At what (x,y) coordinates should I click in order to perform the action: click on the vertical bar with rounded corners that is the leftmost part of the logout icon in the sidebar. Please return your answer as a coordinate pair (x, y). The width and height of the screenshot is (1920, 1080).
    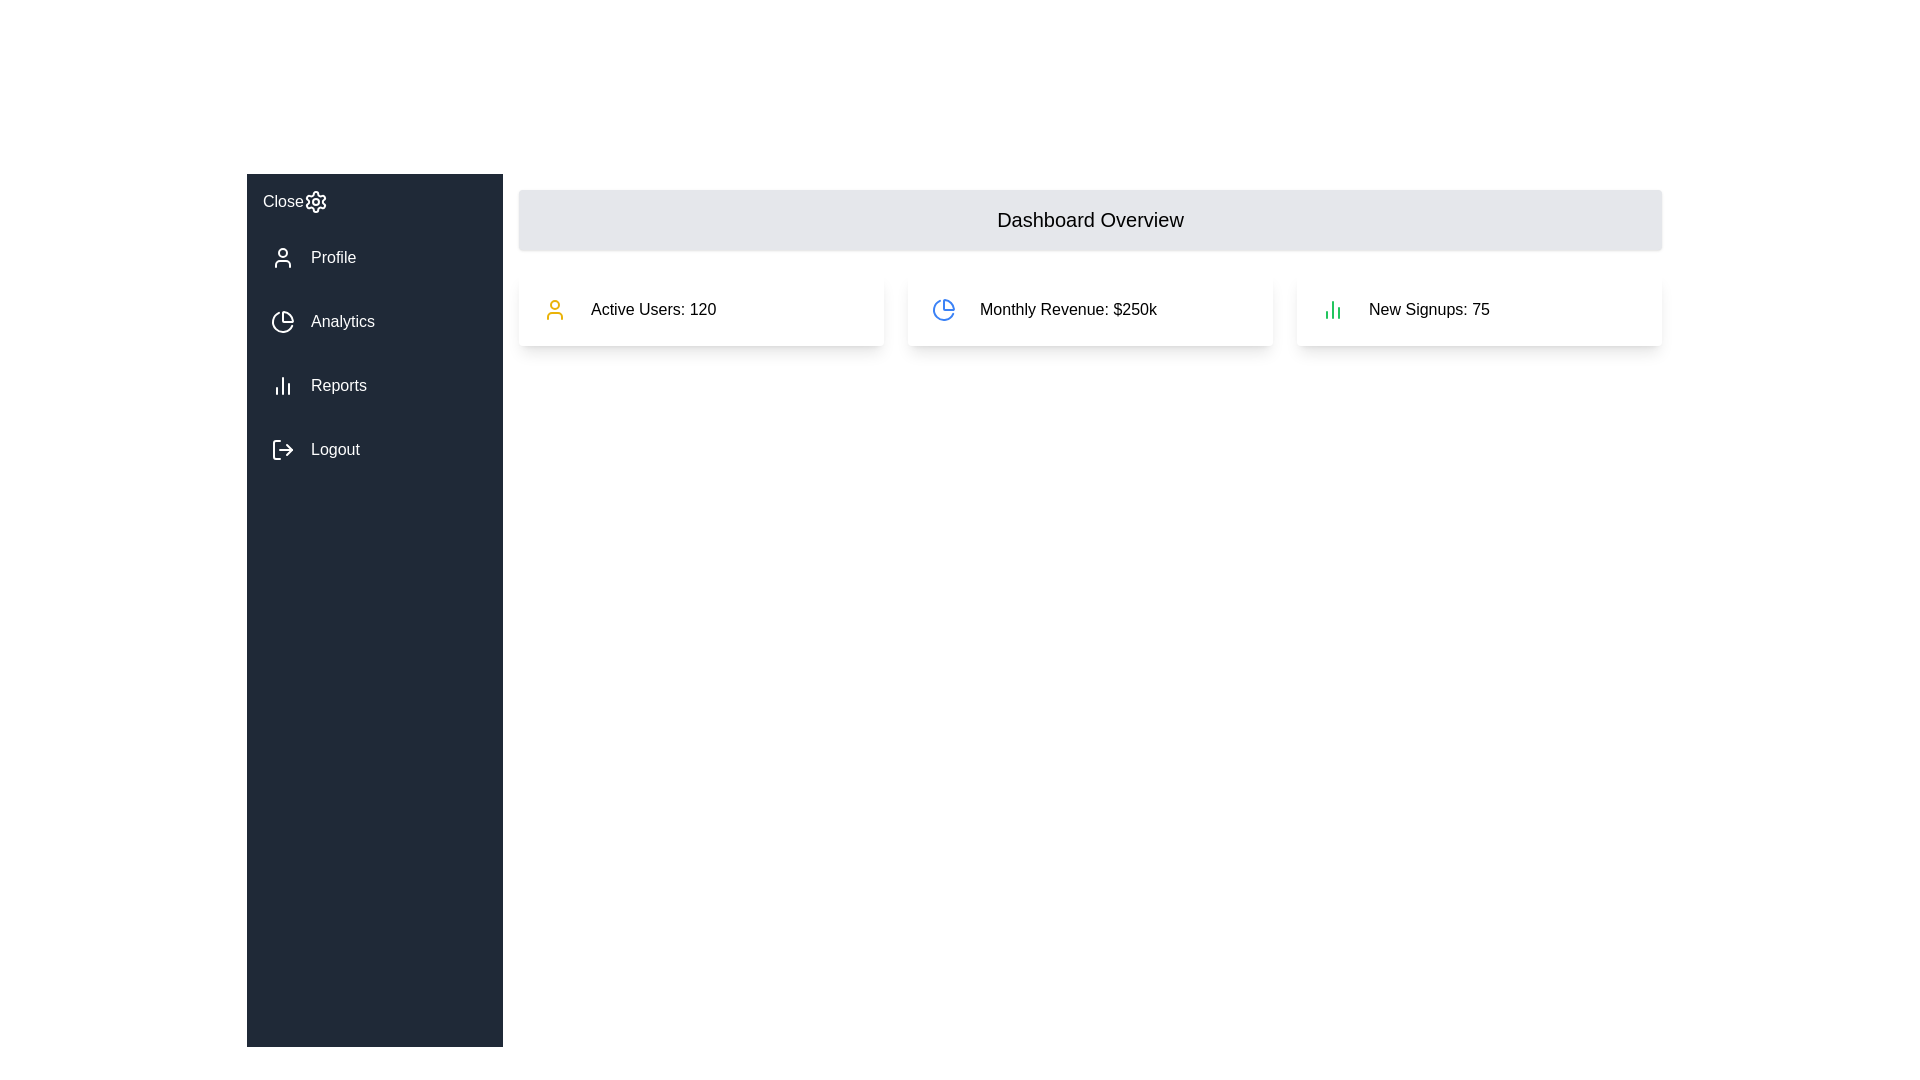
    Looking at the image, I should click on (276, 450).